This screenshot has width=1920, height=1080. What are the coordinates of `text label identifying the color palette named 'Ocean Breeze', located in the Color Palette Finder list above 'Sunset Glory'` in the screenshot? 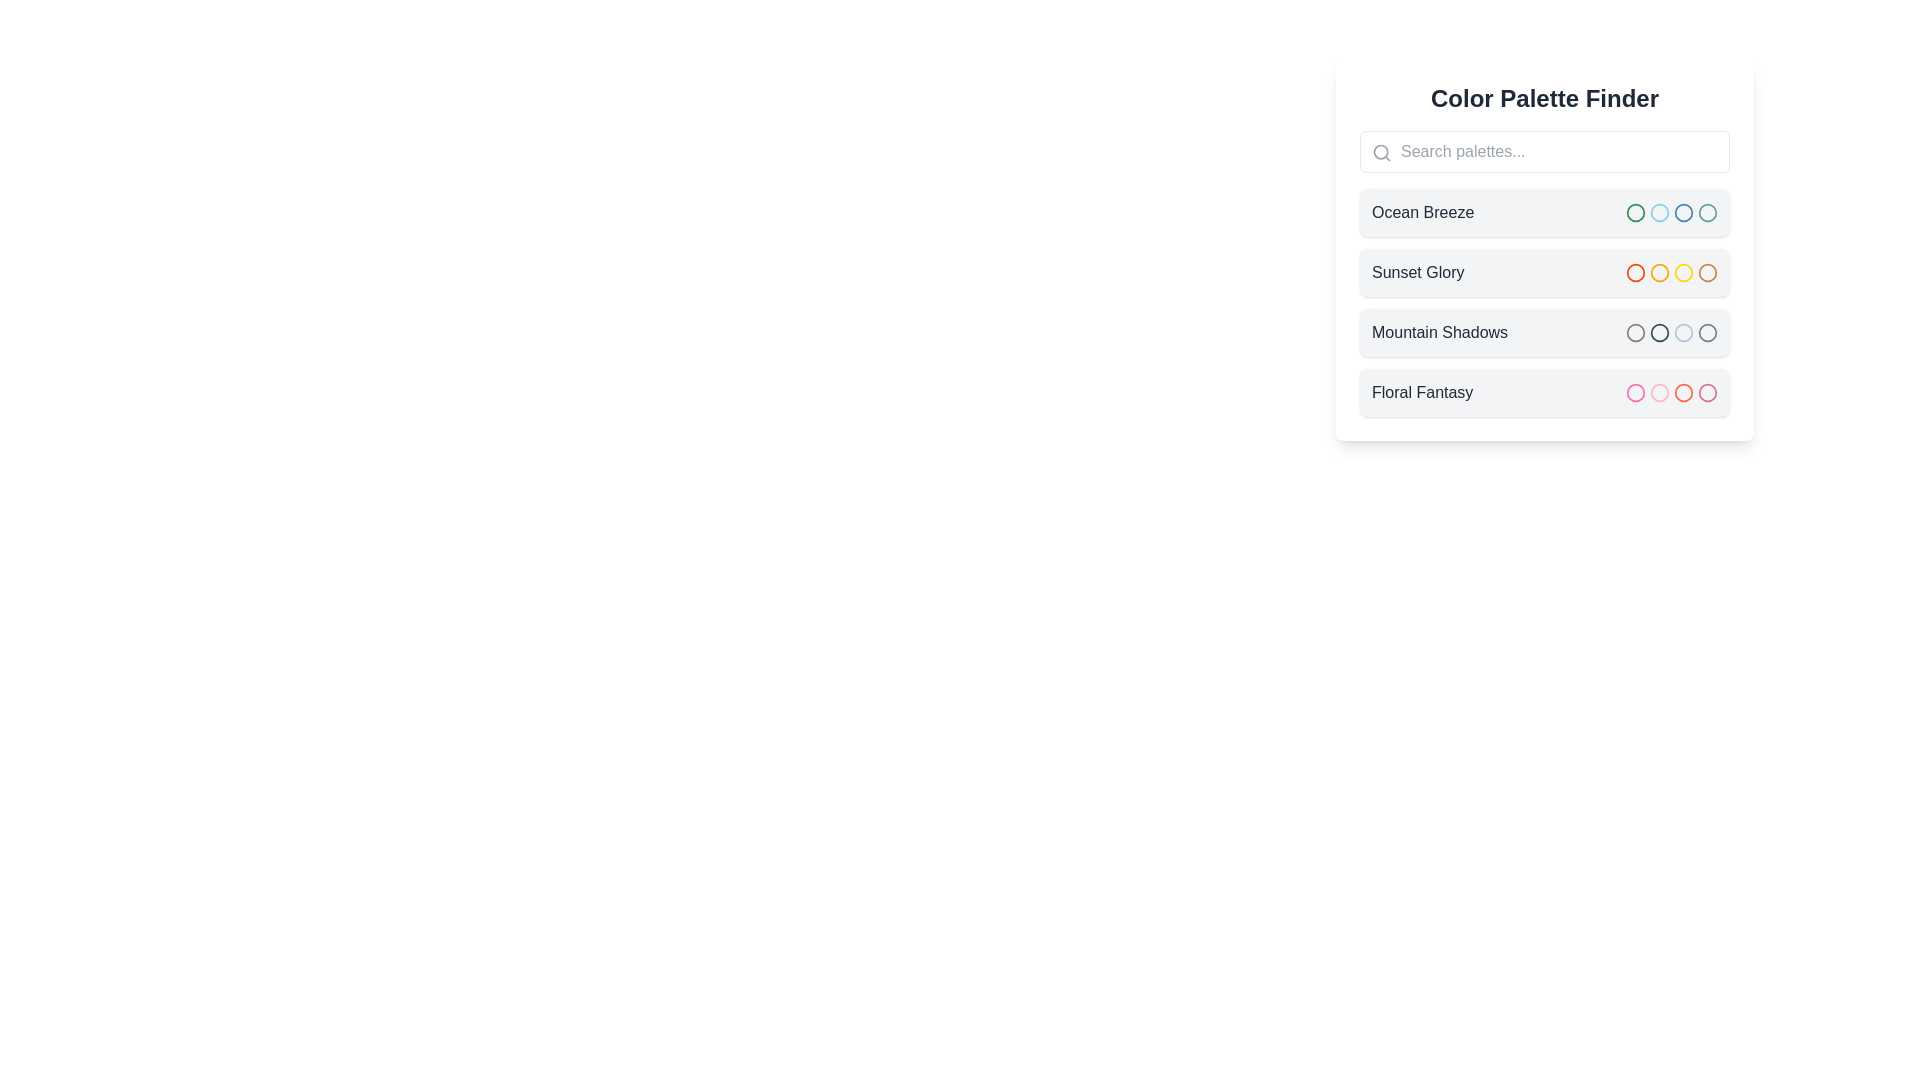 It's located at (1422, 212).